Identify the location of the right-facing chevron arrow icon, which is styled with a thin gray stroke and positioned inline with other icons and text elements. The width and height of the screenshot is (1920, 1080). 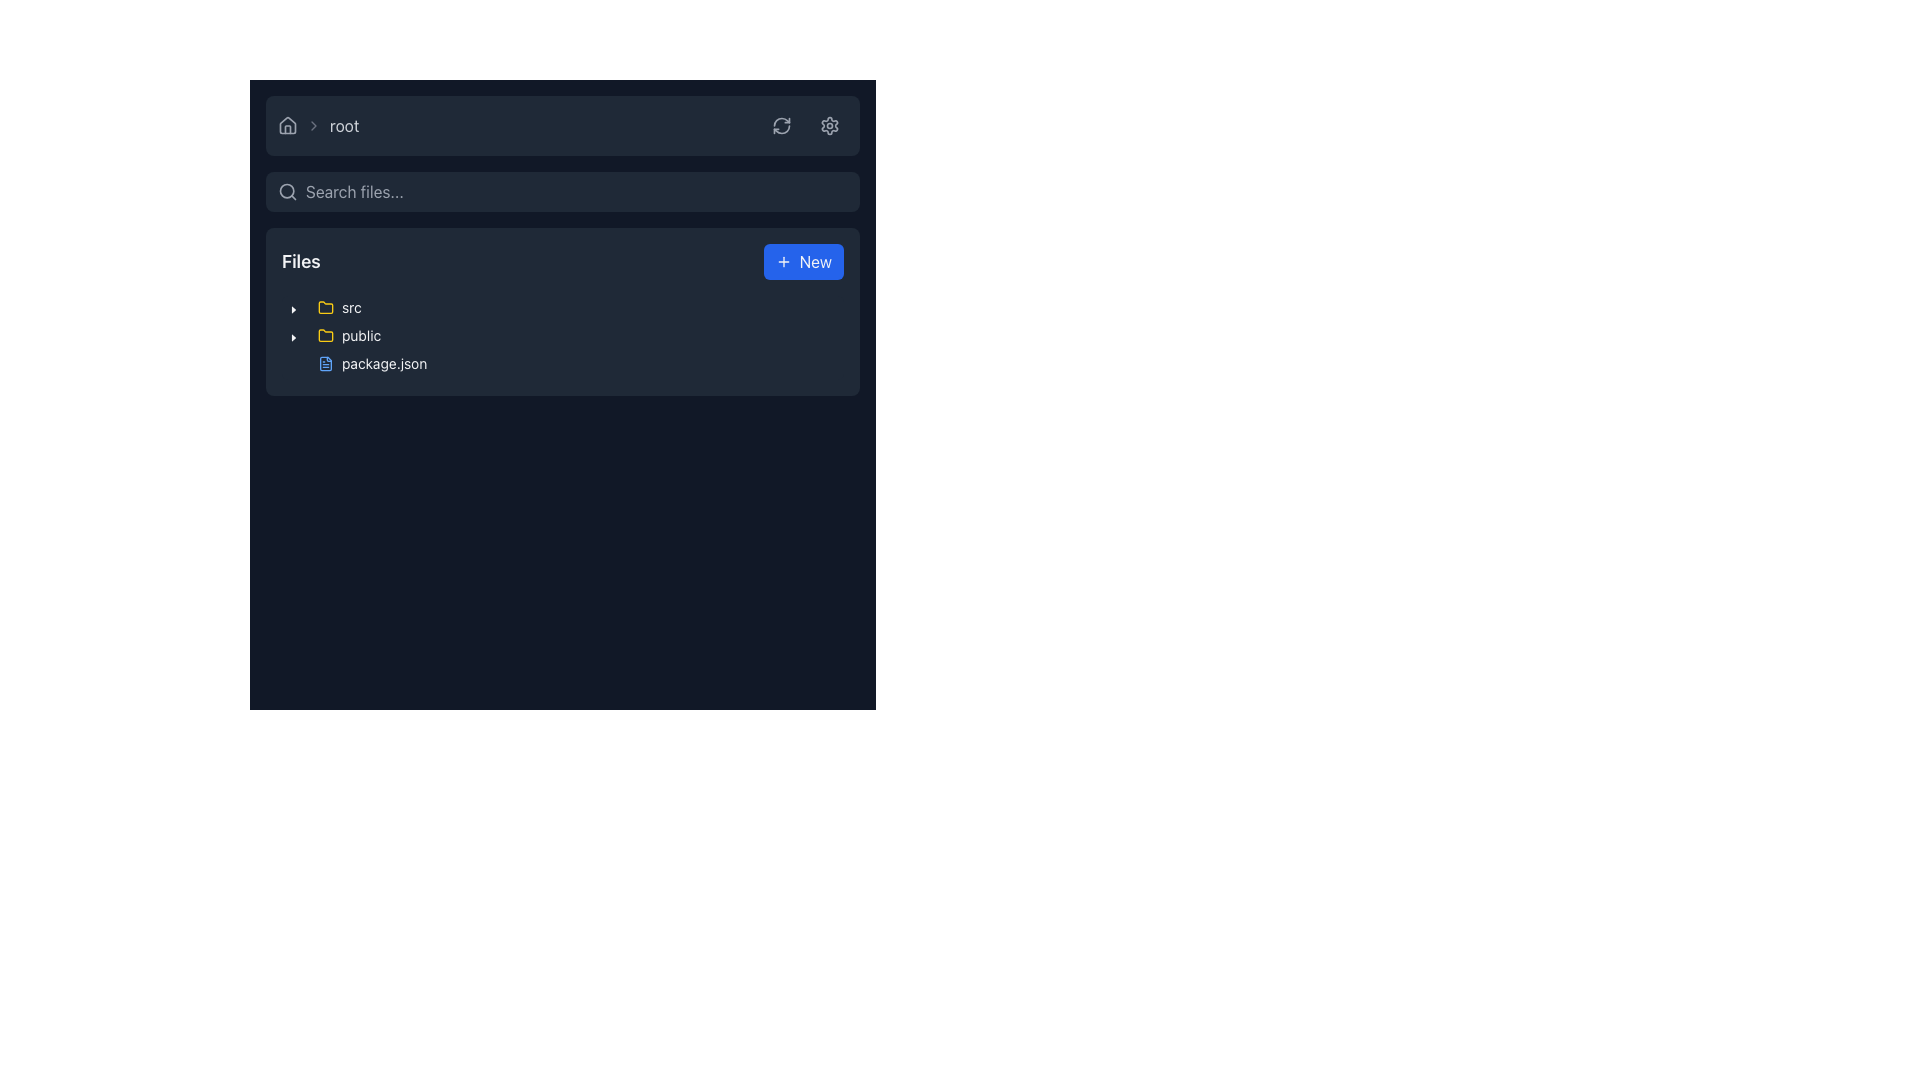
(312, 126).